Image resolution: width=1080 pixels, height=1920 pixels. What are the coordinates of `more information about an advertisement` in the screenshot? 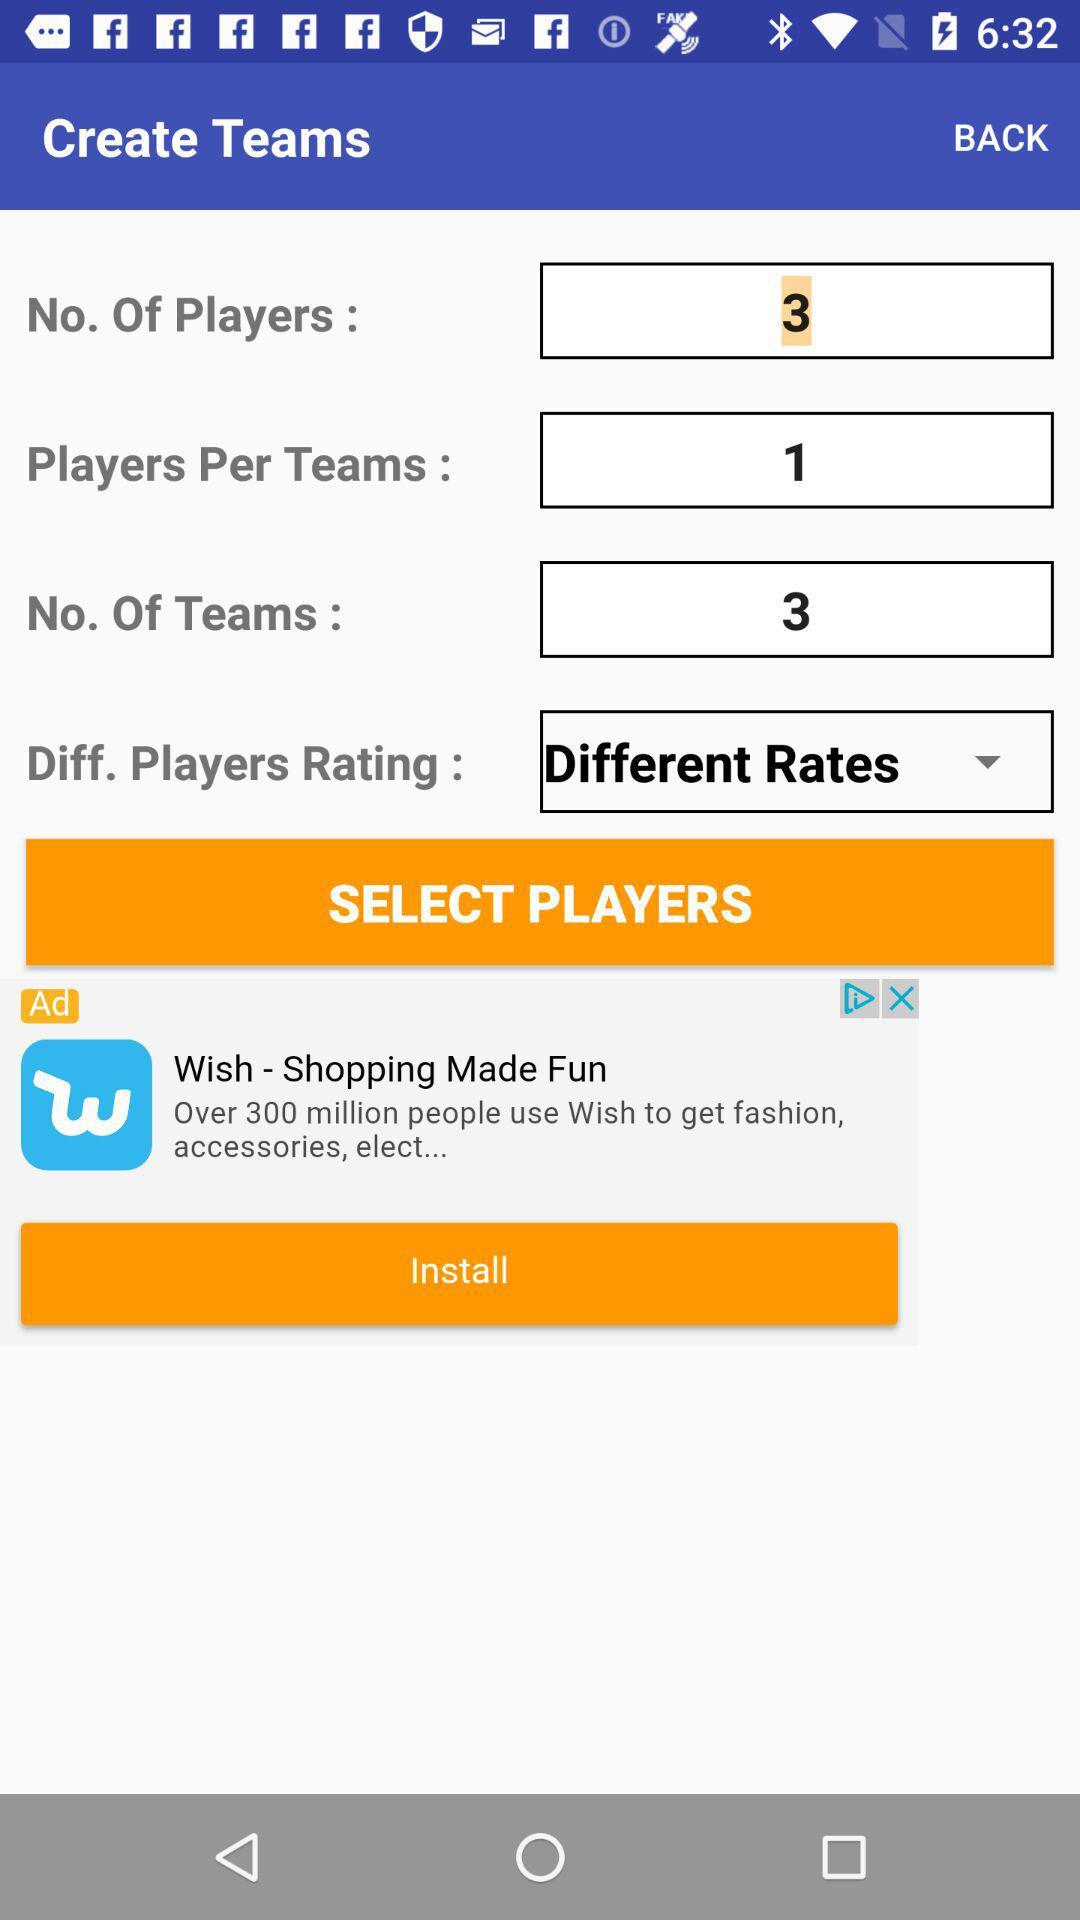 It's located at (459, 1162).